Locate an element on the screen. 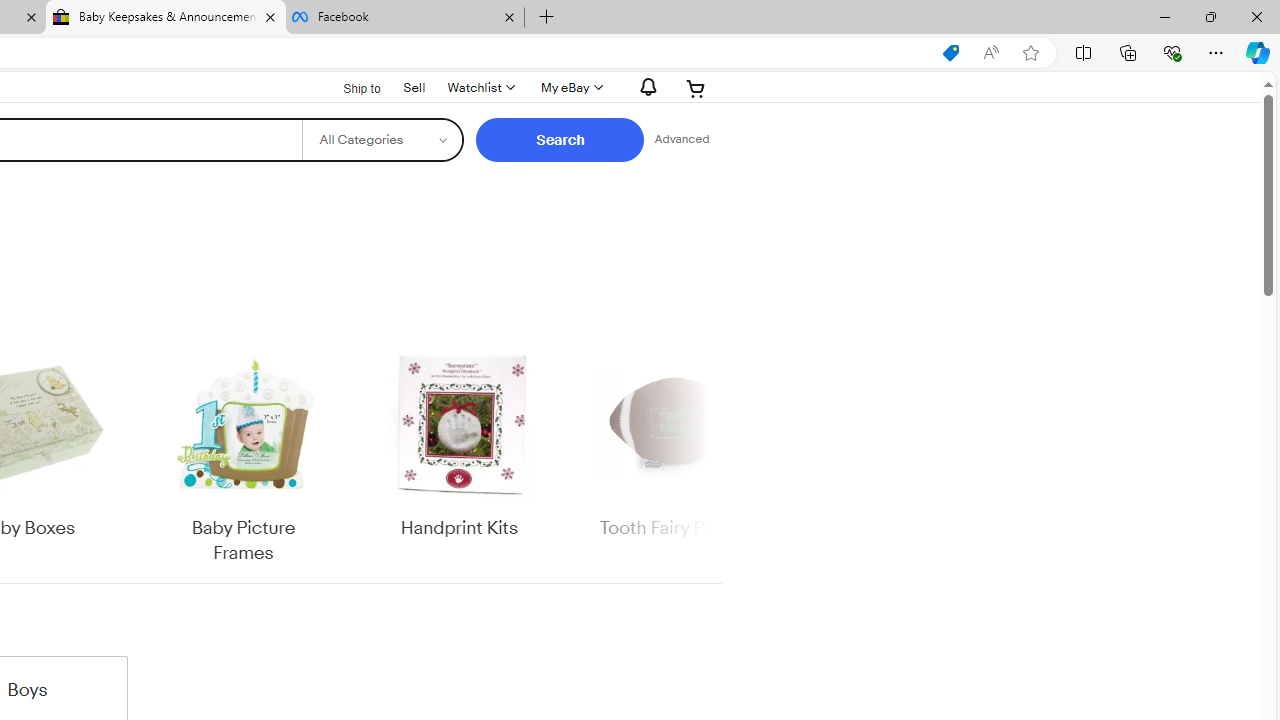 The image size is (1280, 720). 'Ship to' is located at coordinates (349, 88).